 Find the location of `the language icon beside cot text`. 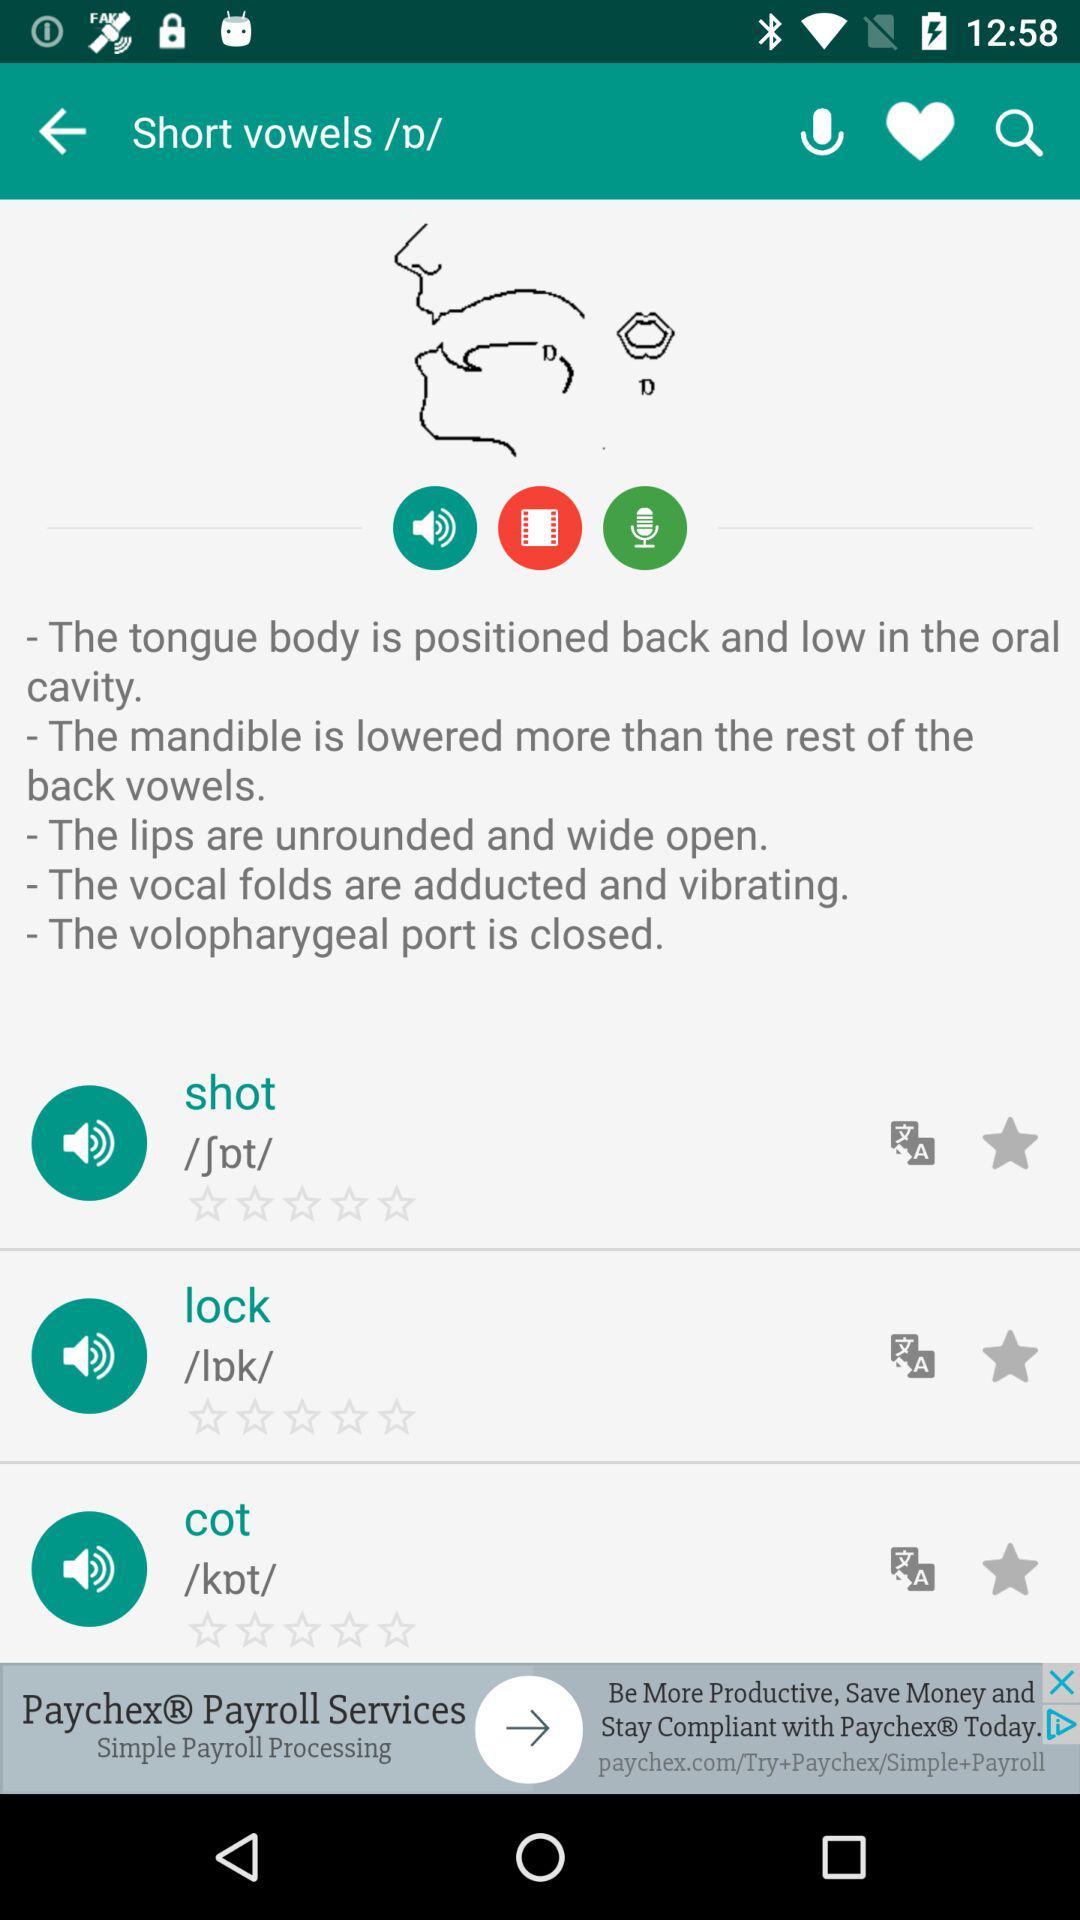

the language icon beside cot text is located at coordinates (913, 1568).